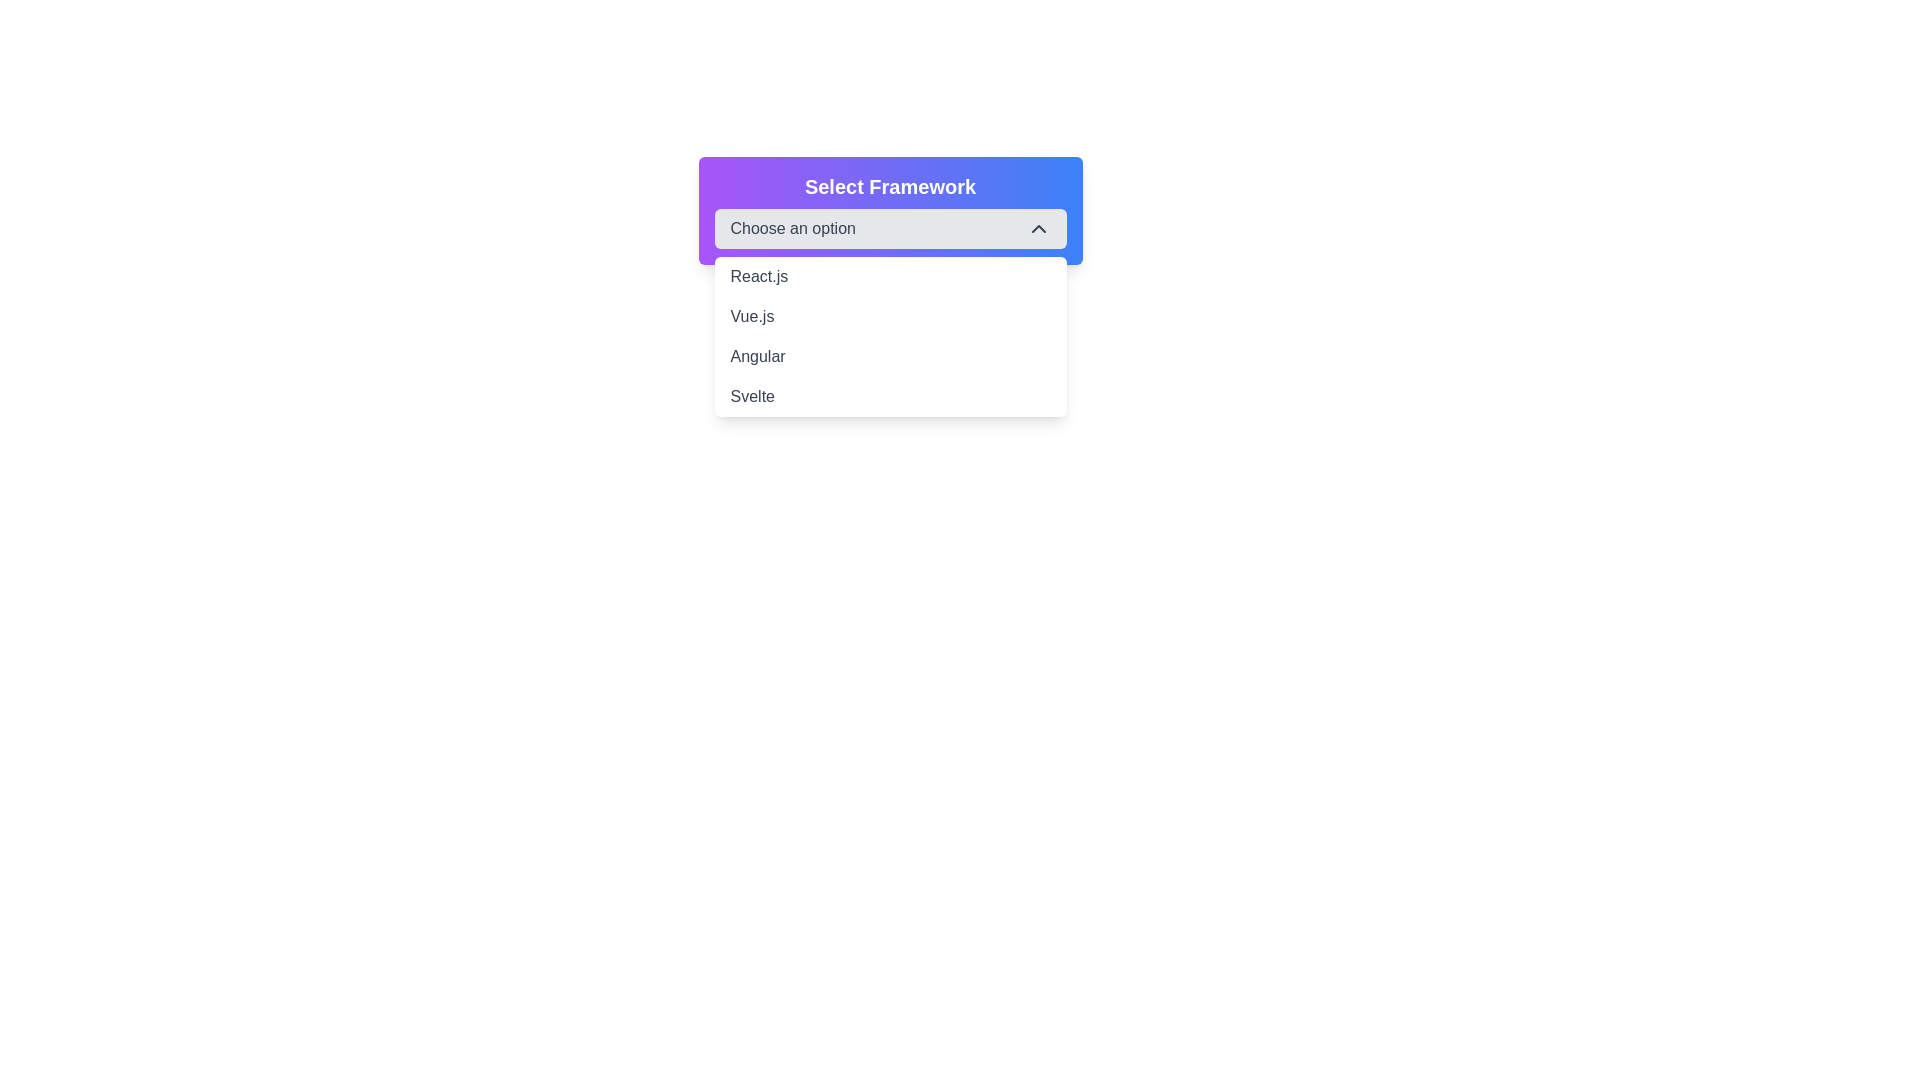  What do you see at coordinates (889, 315) in the screenshot?
I see `the second item in the dropdown menu that allows the selection of the programming framework, which is labeled 'Vue.js'` at bounding box center [889, 315].